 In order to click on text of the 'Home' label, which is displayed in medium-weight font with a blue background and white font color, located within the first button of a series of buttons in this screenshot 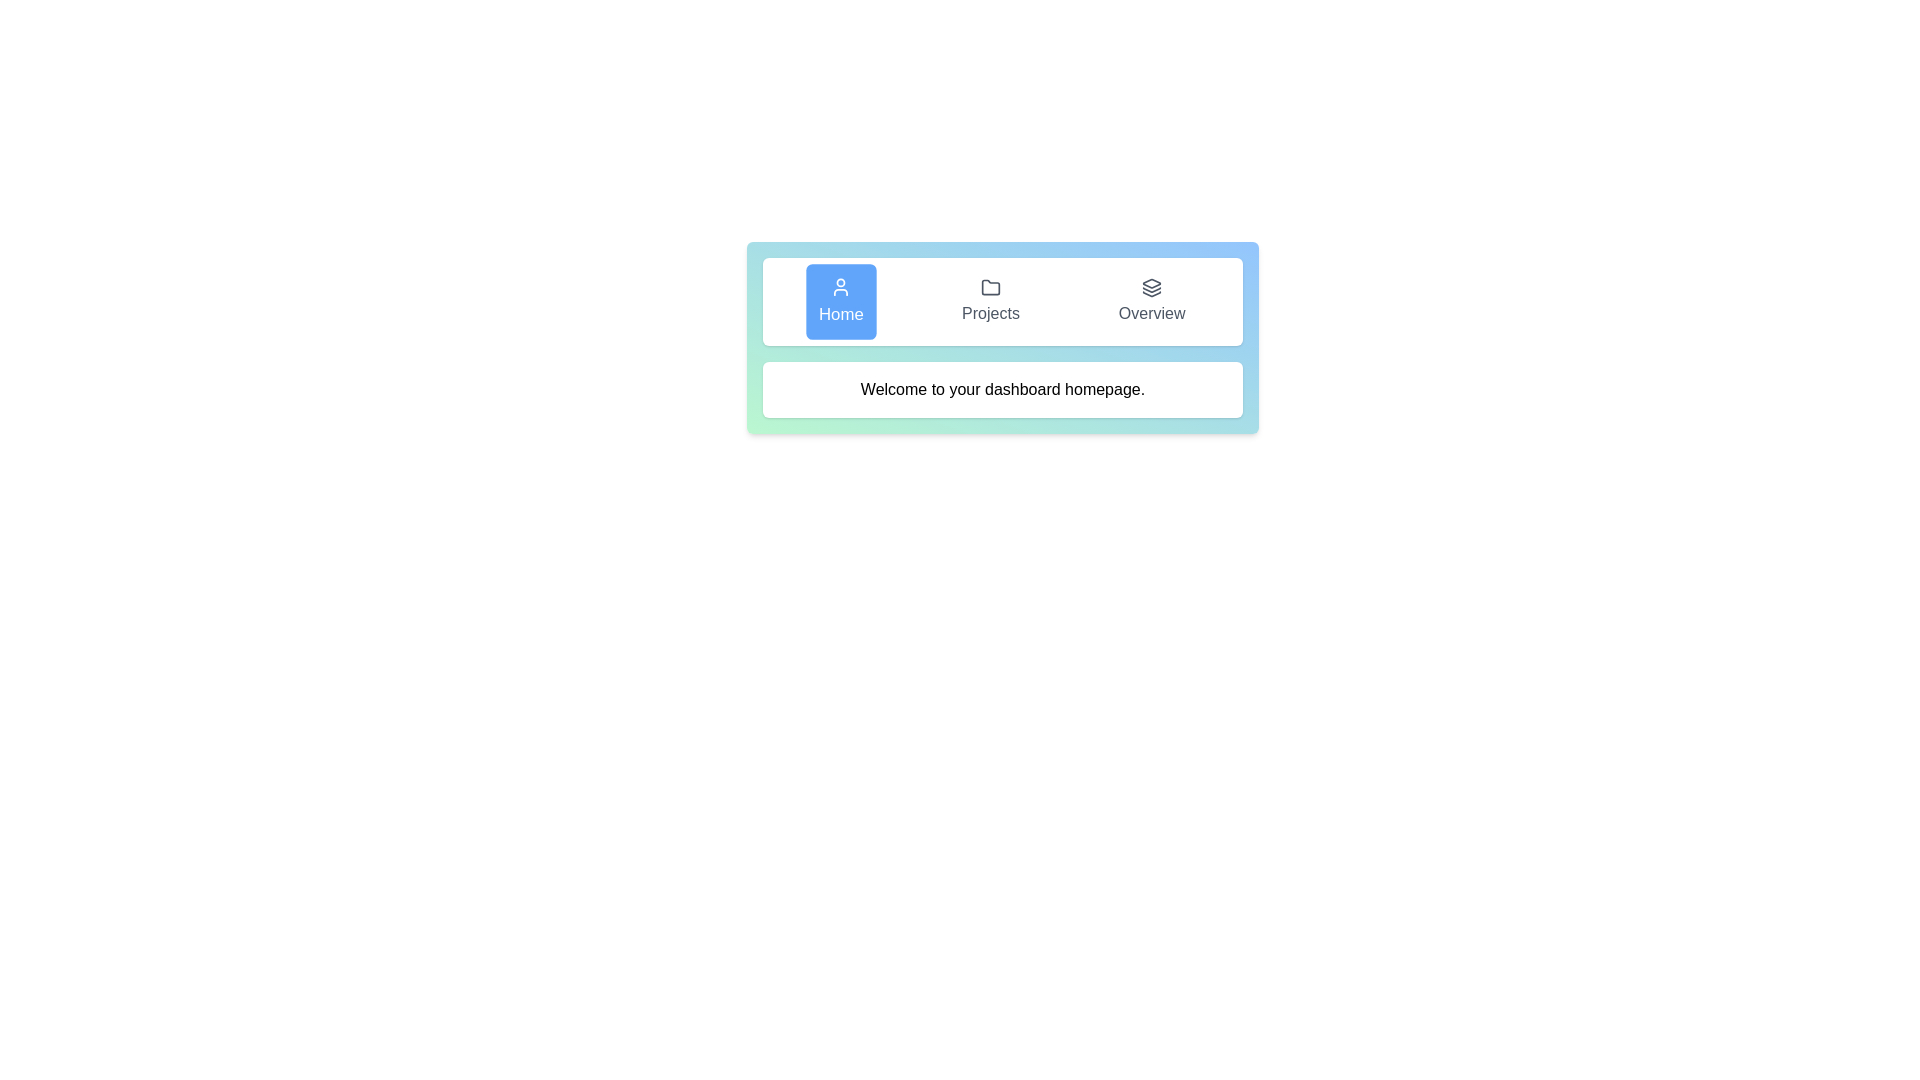, I will do `click(841, 314)`.